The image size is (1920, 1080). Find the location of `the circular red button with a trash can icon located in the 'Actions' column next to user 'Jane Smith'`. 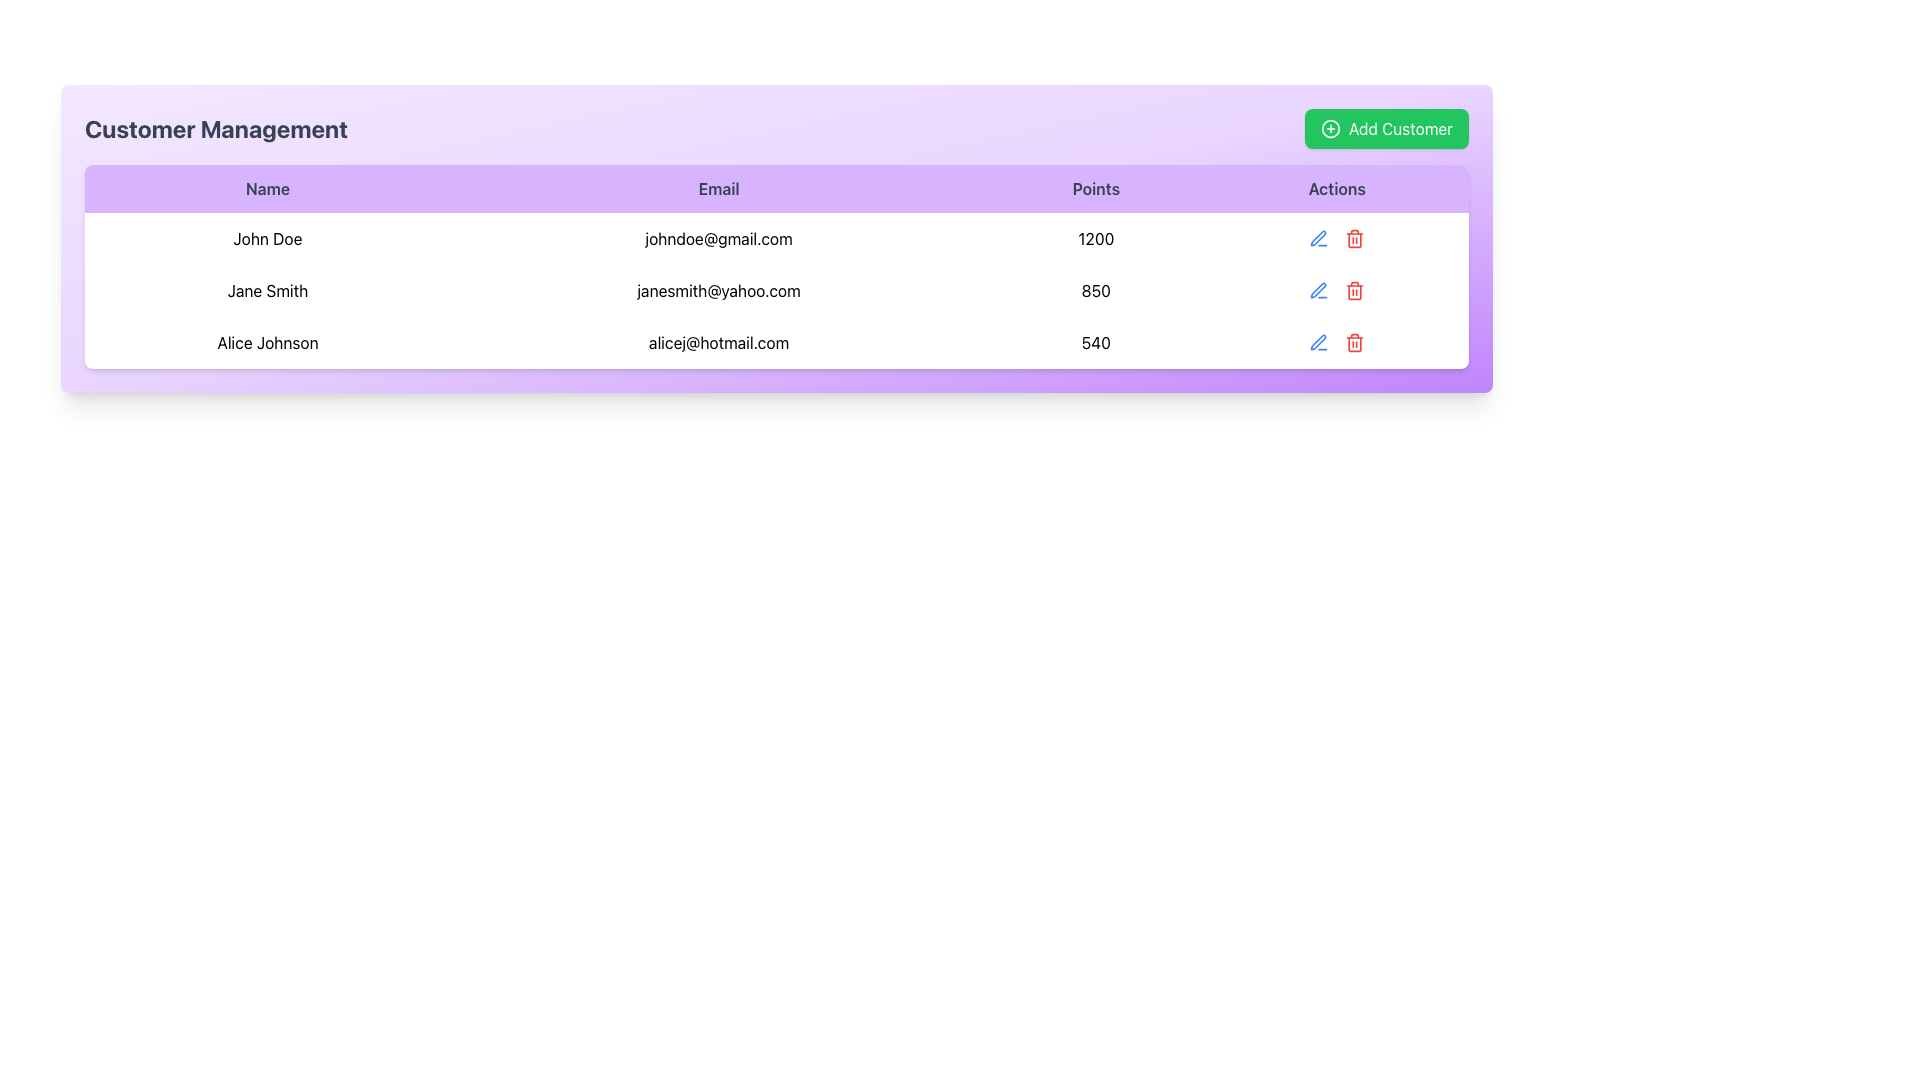

the circular red button with a trash can icon located in the 'Actions' column next to user 'Jane Smith' is located at coordinates (1355, 238).